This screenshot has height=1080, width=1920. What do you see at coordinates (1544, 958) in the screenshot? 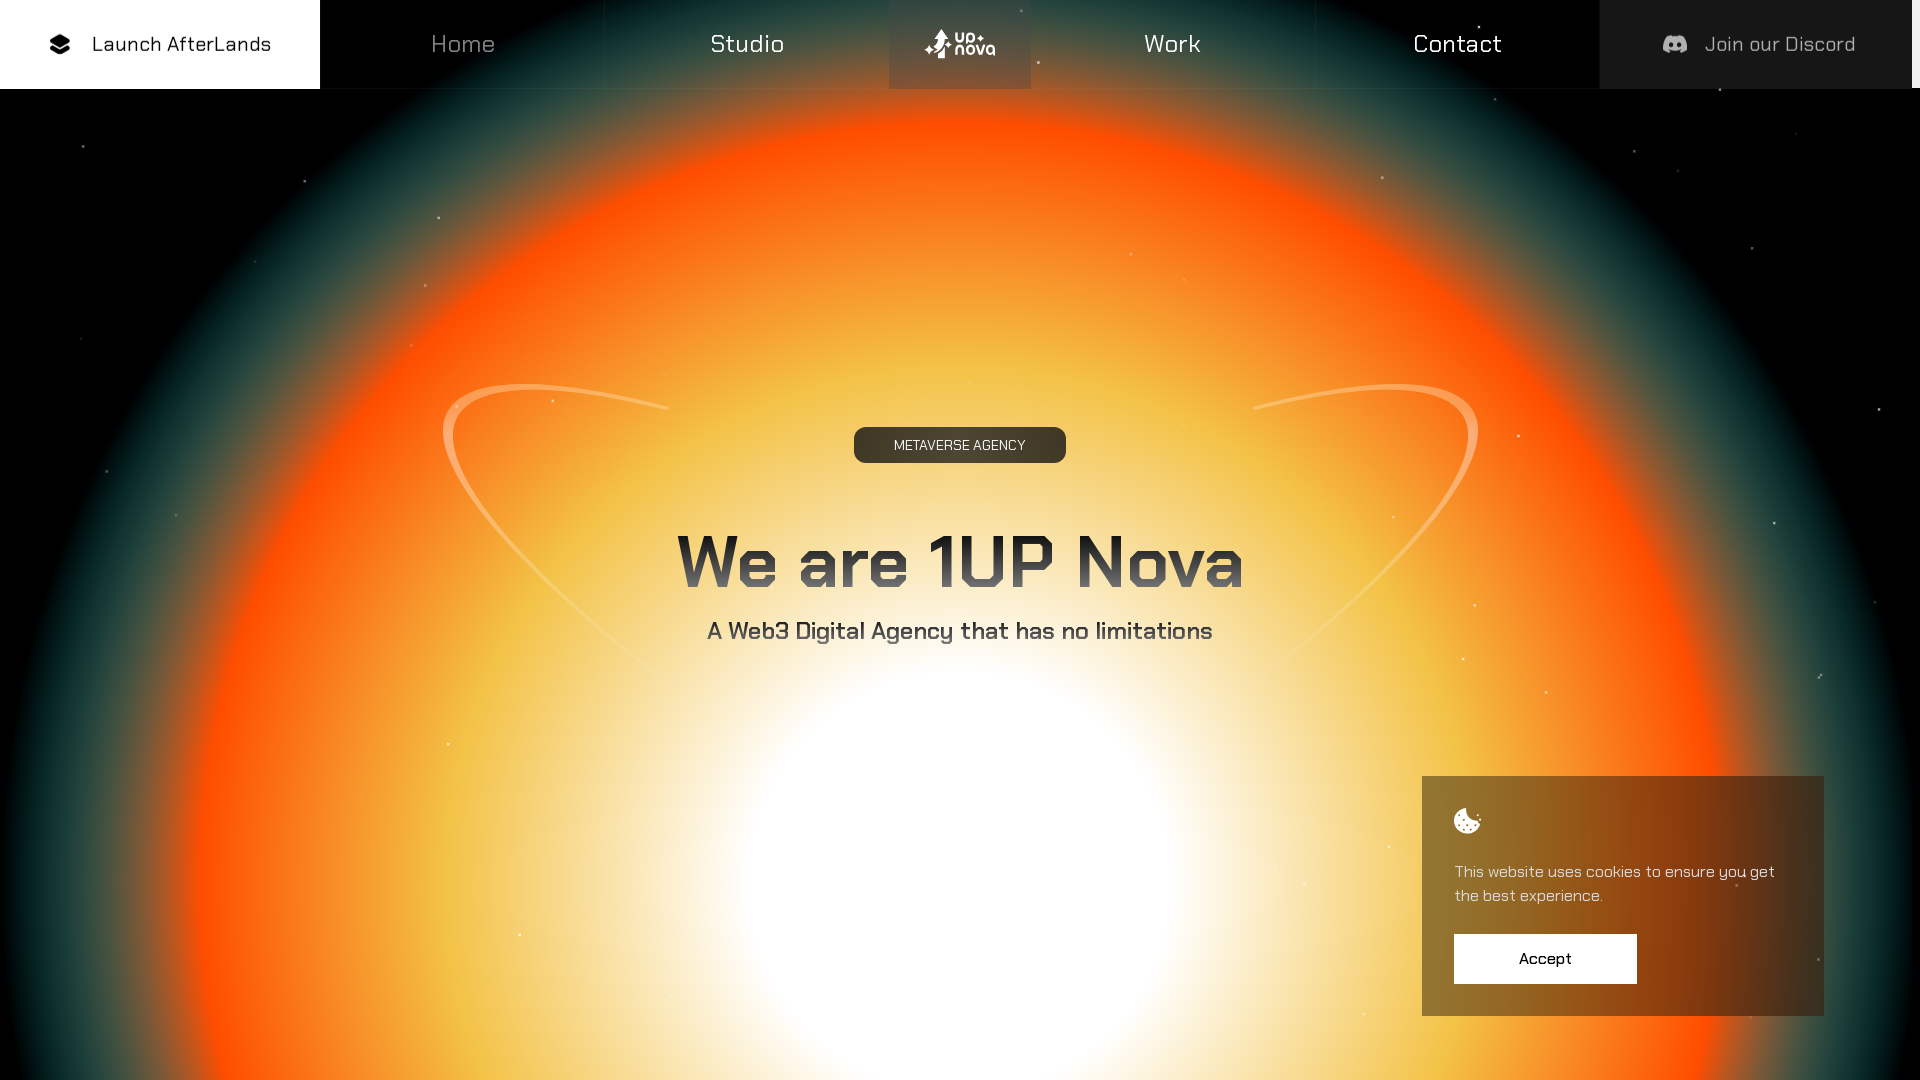
I see `'Accept'` at bounding box center [1544, 958].